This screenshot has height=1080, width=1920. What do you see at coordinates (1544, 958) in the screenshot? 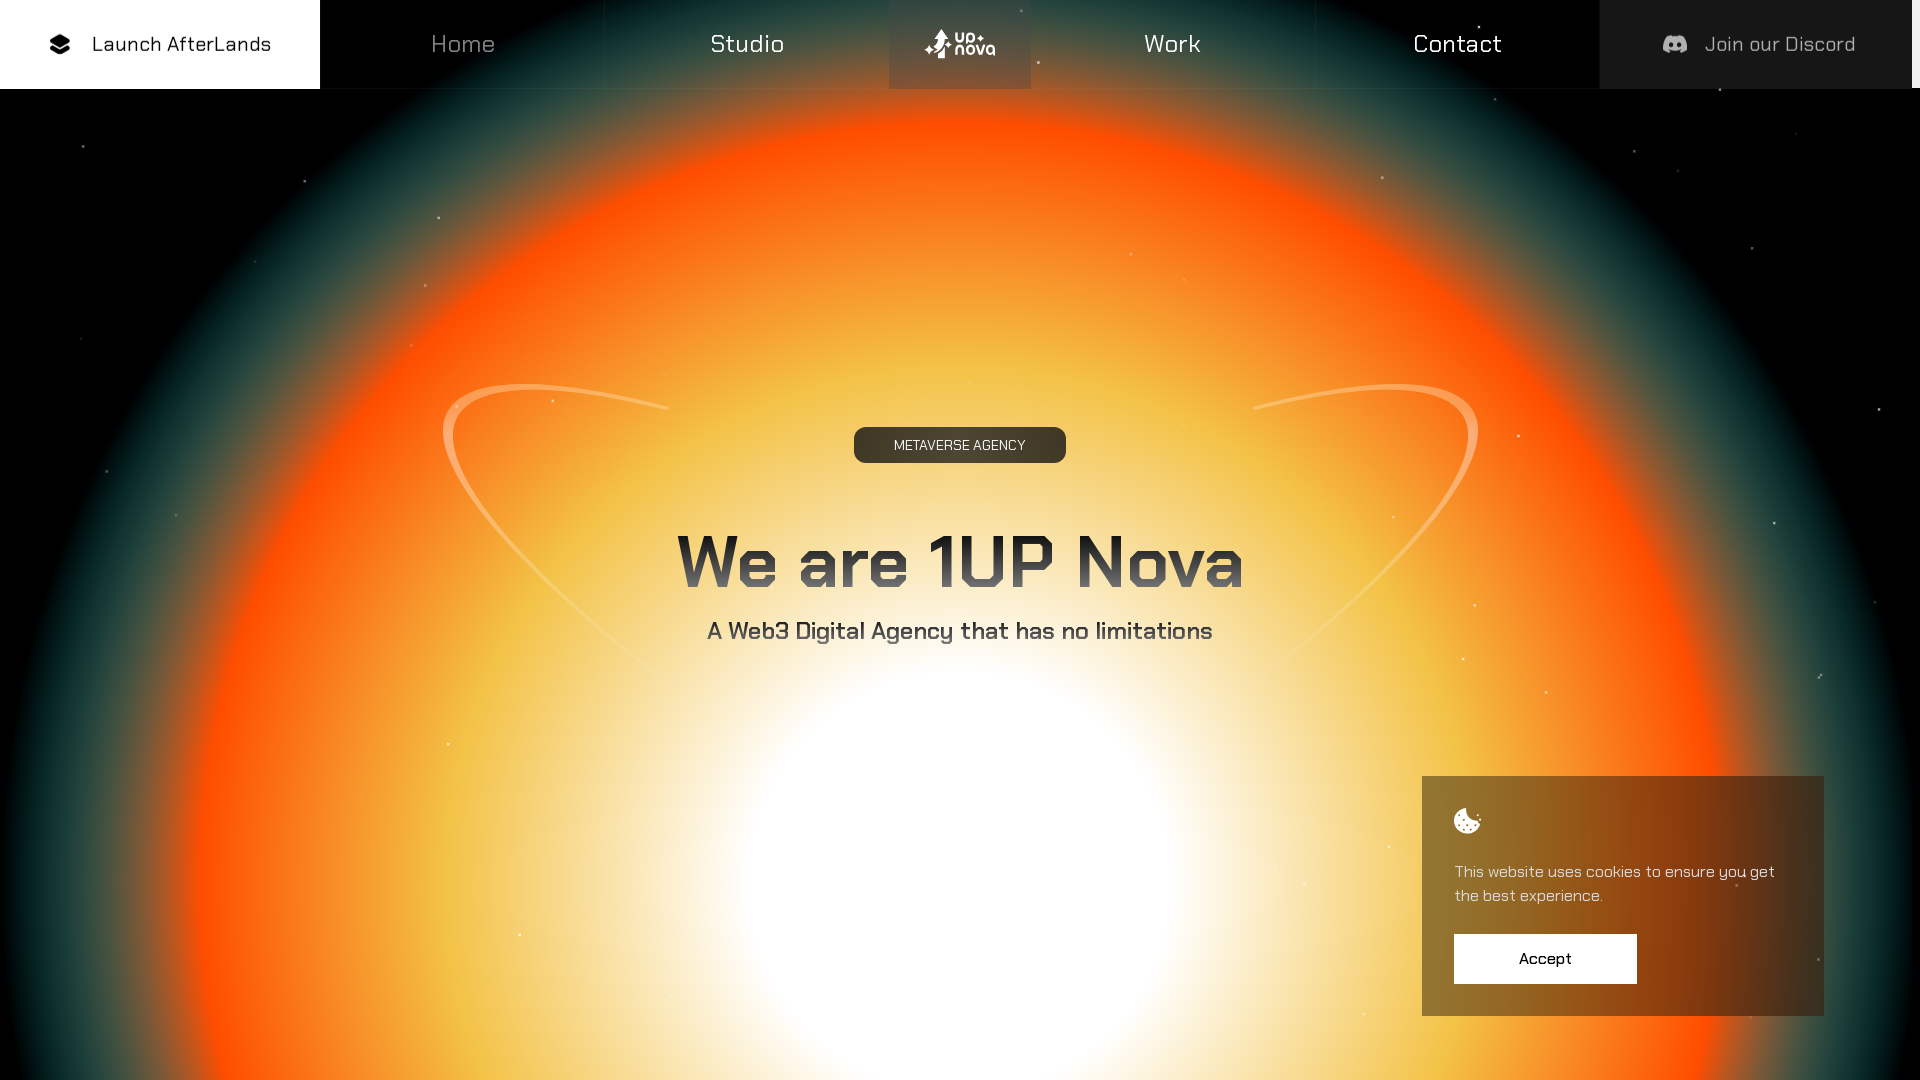
I see `'Accept'` at bounding box center [1544, 958].